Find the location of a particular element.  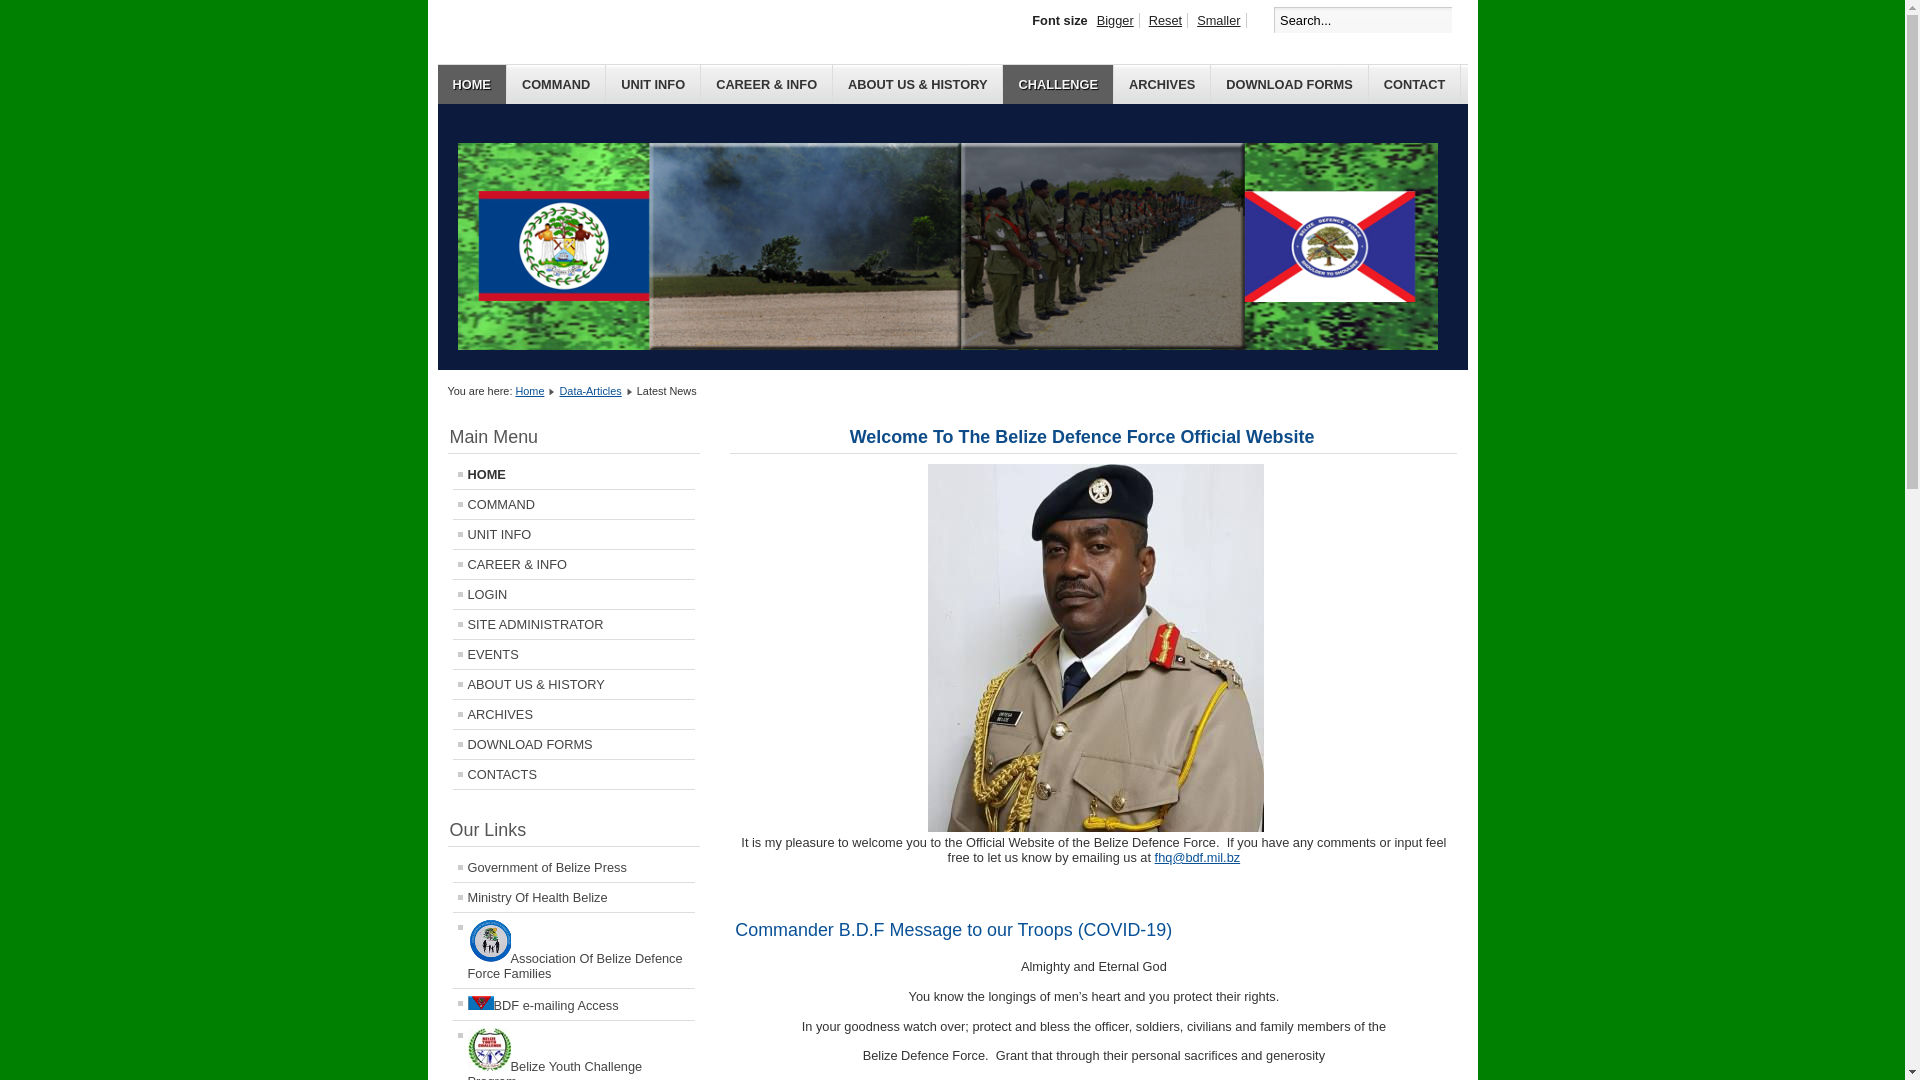

'Home' is located at coordinates (529, 390).